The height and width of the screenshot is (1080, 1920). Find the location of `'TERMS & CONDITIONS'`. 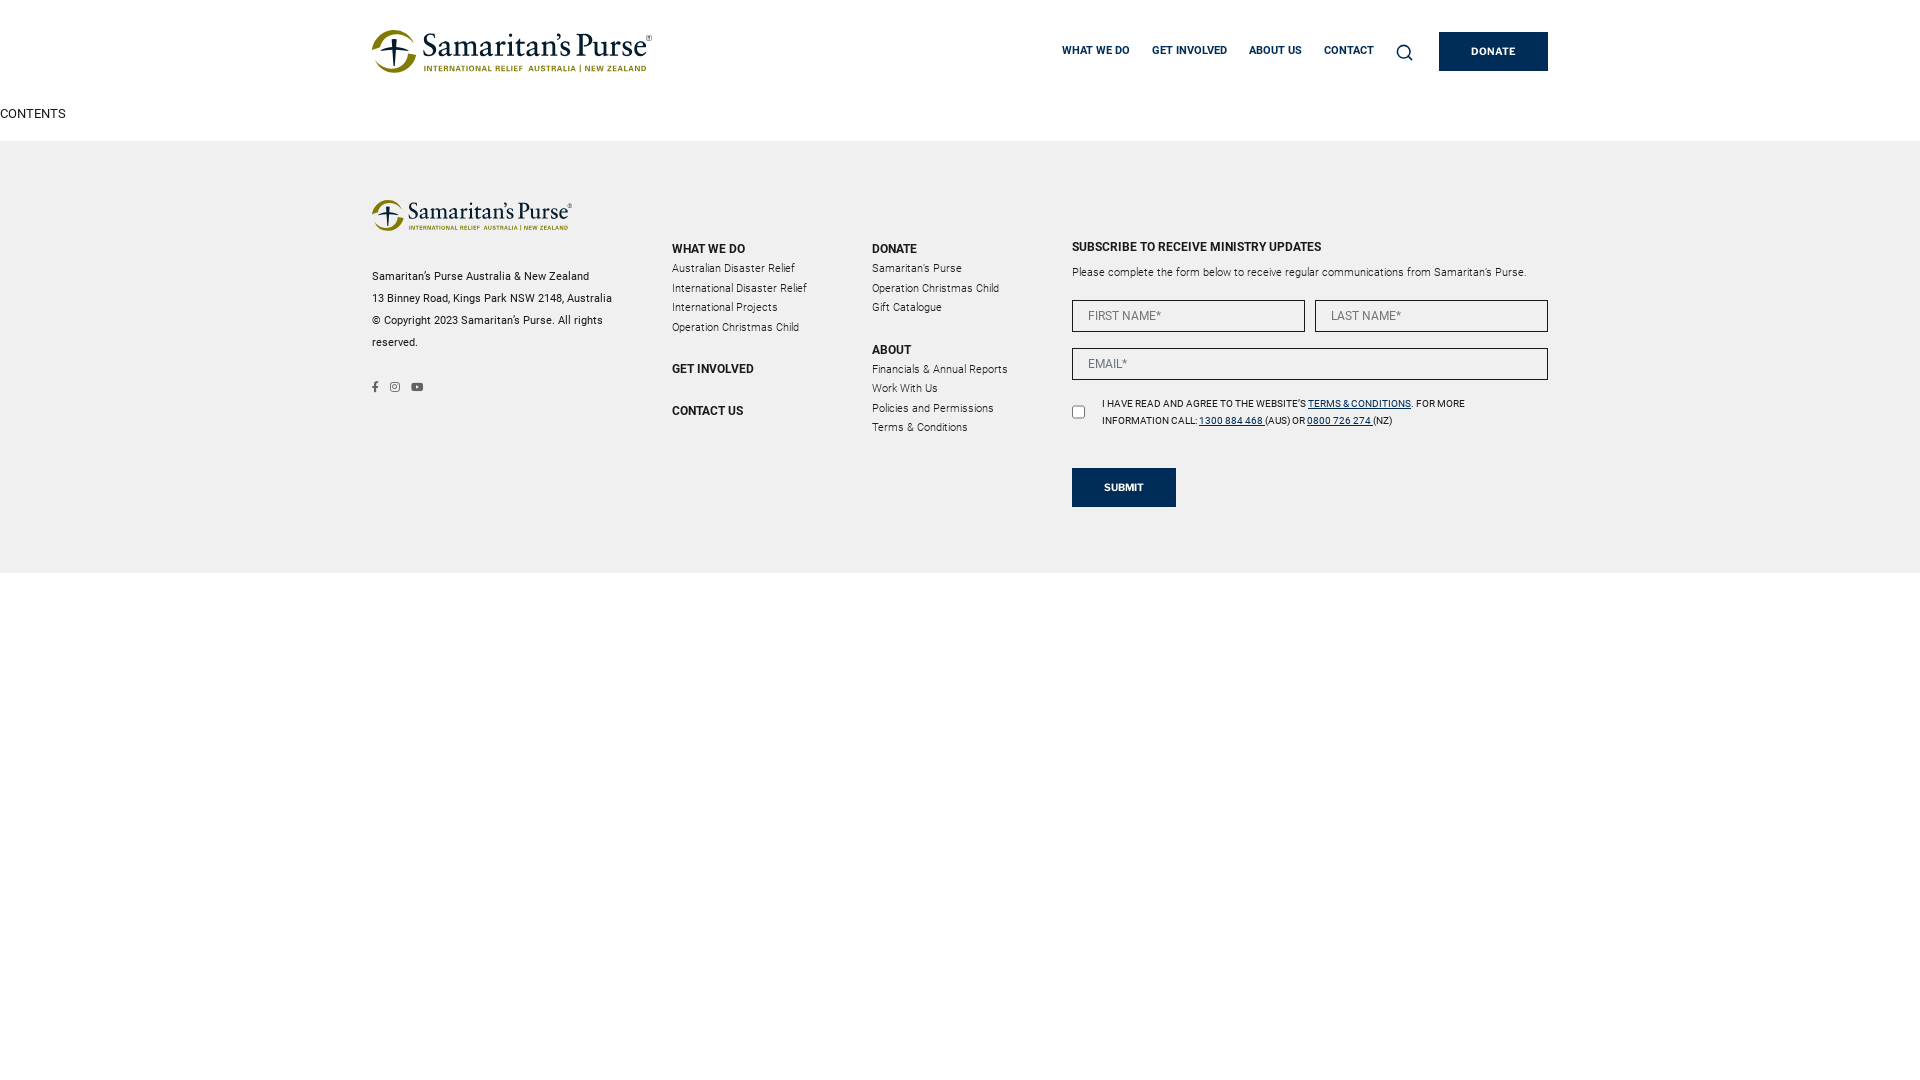

'TERMS & CONDITIONS' is located at coordinates (1308, 403).